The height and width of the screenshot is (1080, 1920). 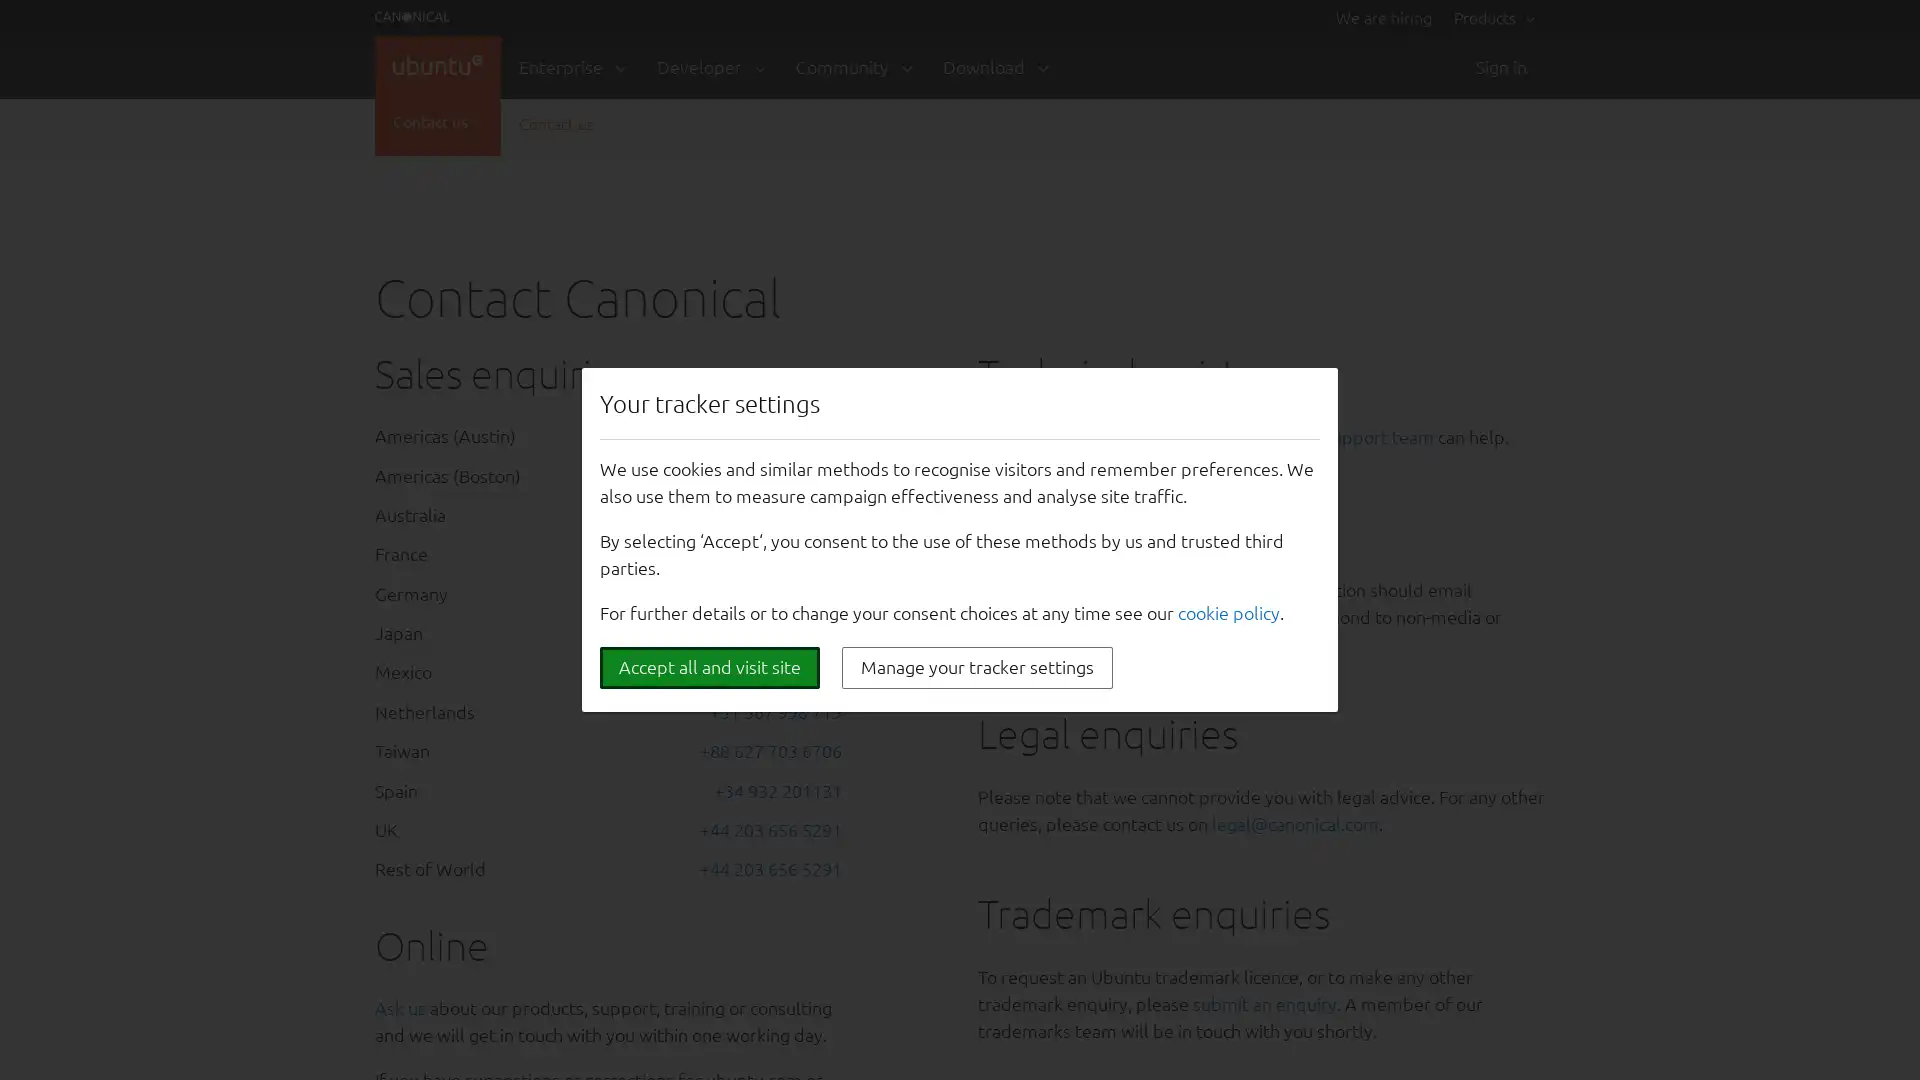 I want to click on Accept all and visit site, so click(x=710, y=667).